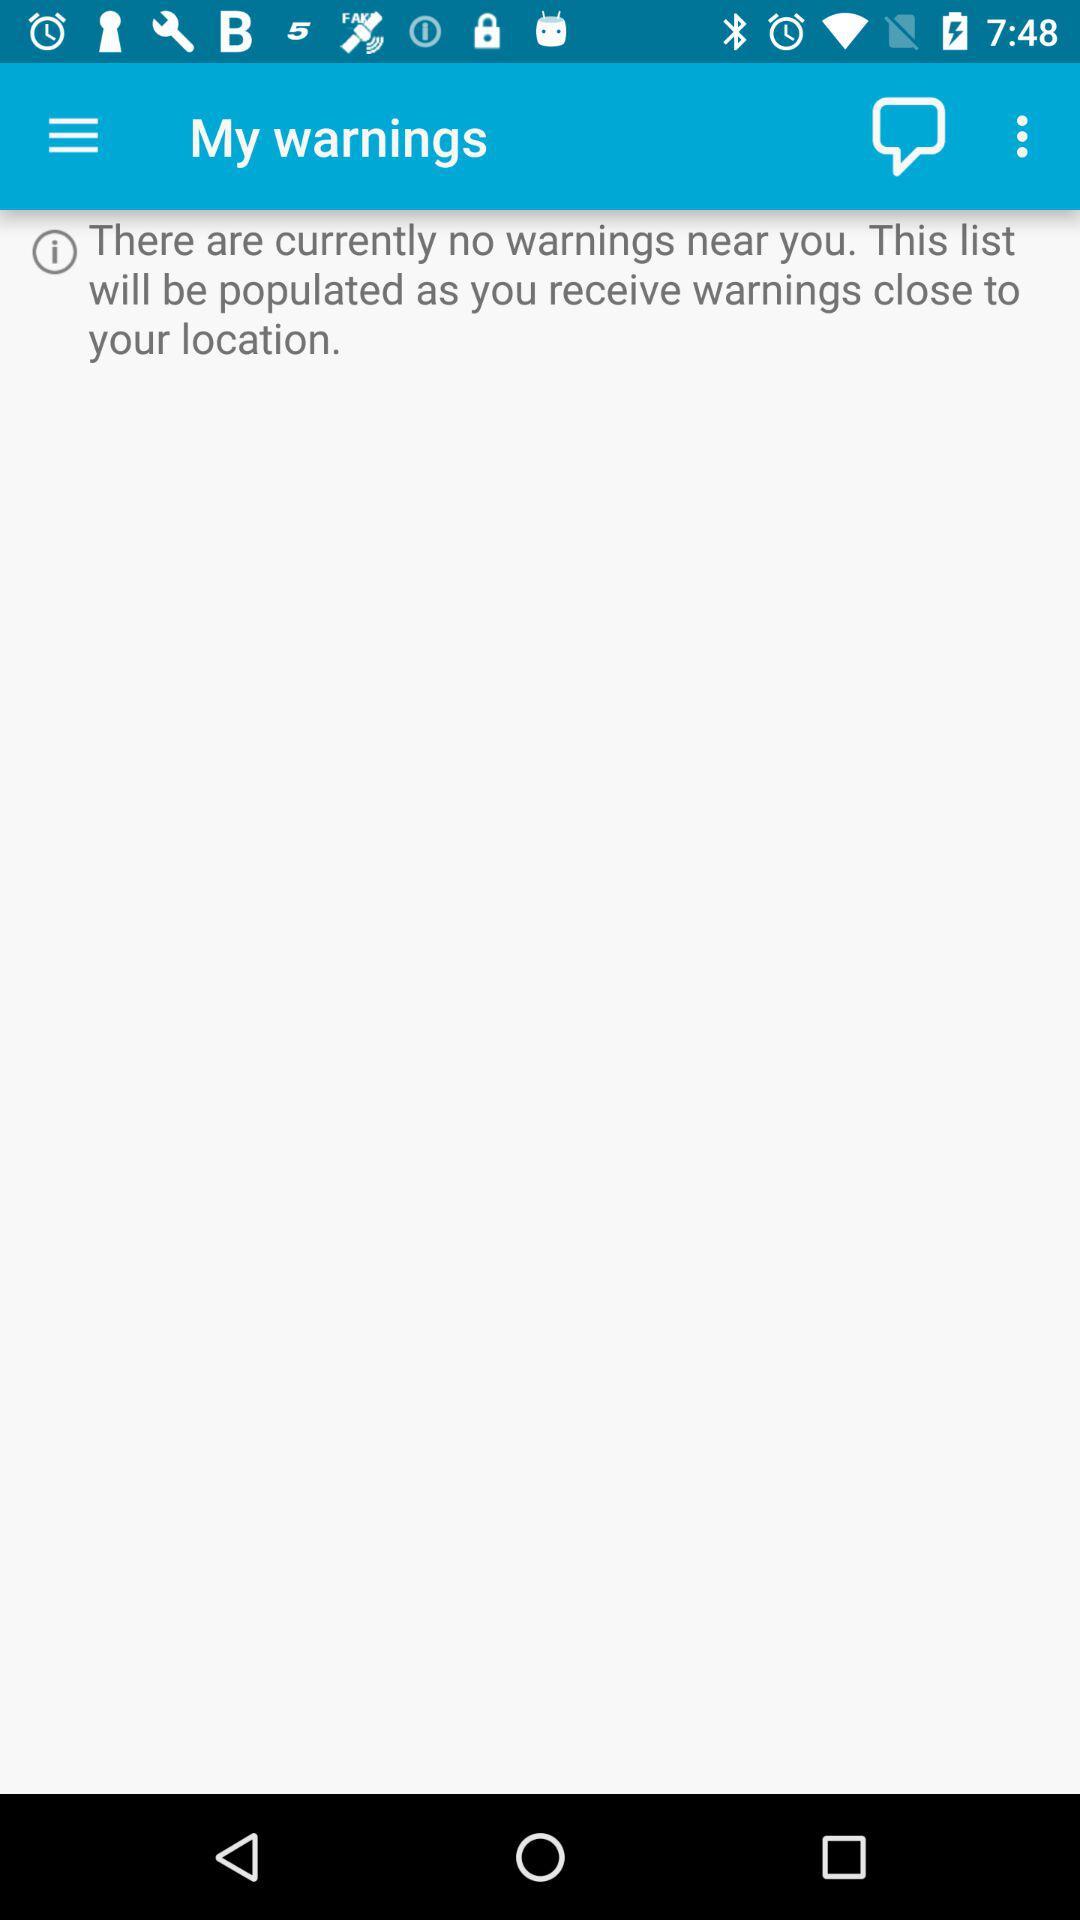  What do you see at coordinates (1027, 135) in the screenshot?
I see `icon above there are currently icon` at bounding box center [1027, 135].